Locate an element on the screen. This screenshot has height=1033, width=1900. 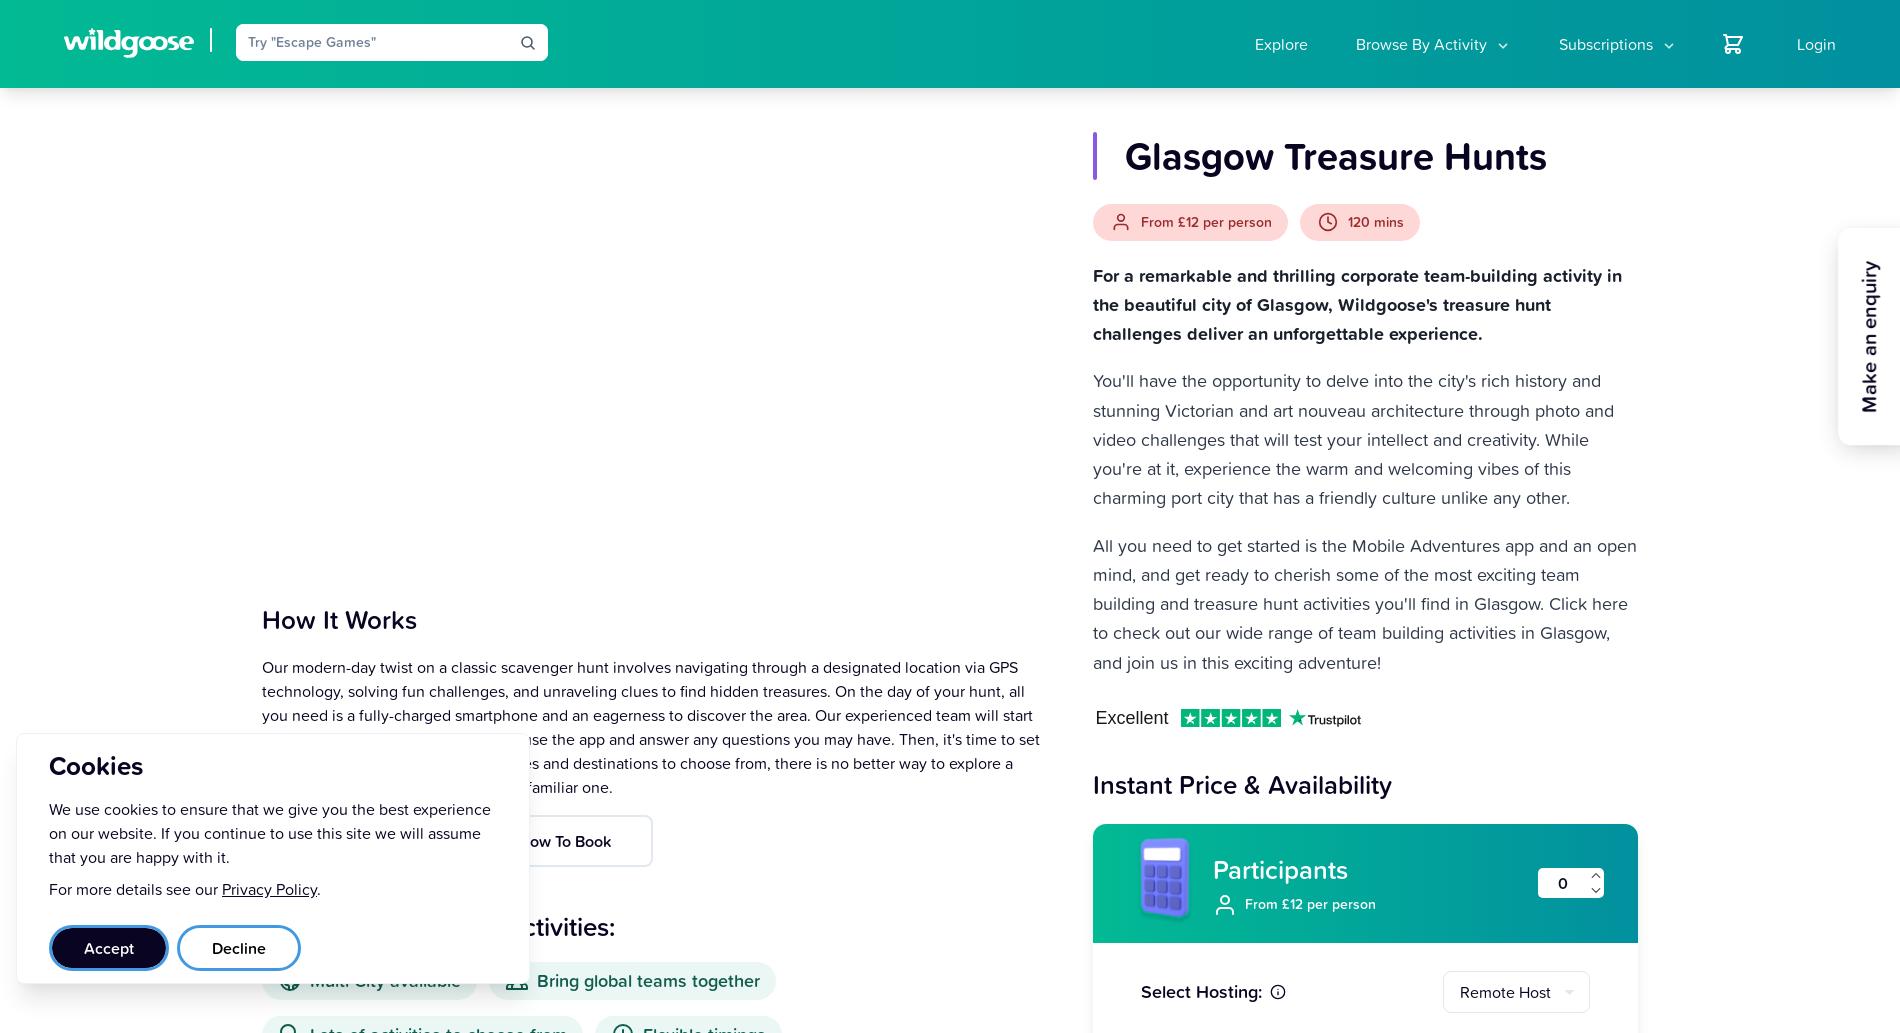
'Virtual Activities' is located at coordinates (1399, 182).